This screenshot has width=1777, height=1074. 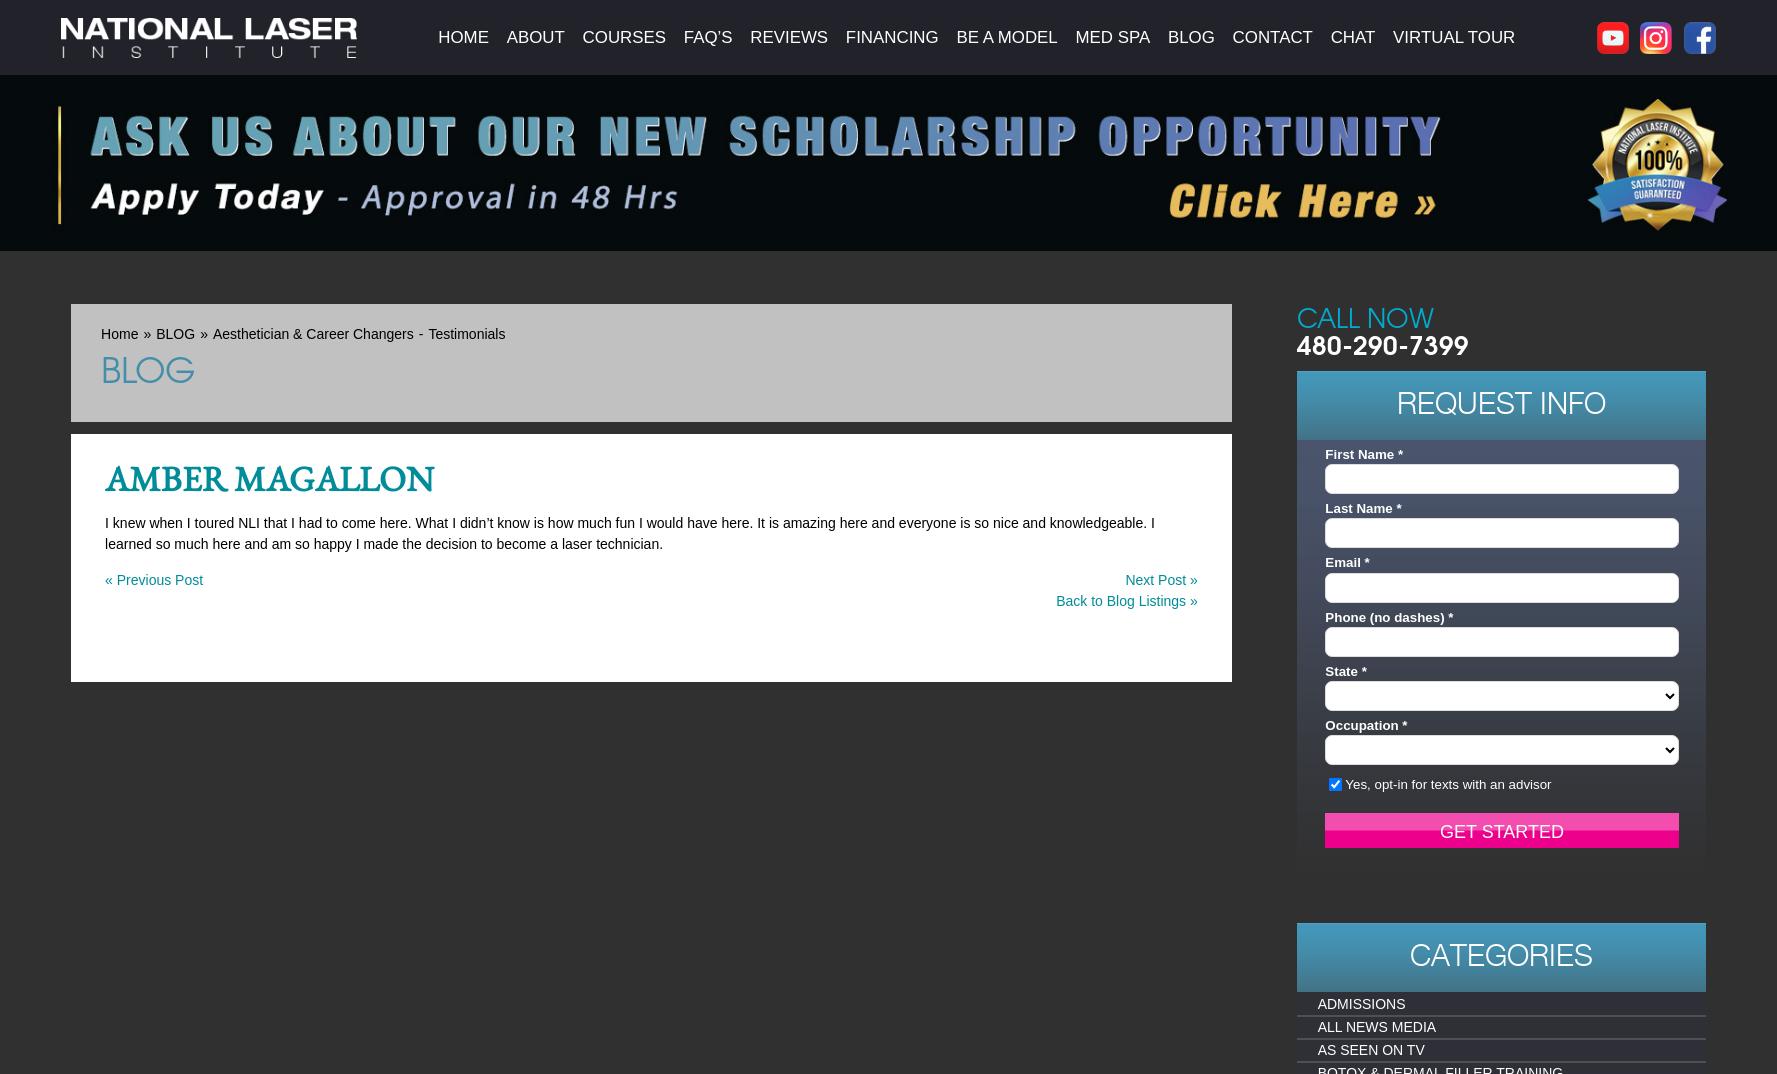 What do you see at coordinates (706, 35) in the screenshot?
I see `'FAQ’s'` at bounding box center [706, 35].